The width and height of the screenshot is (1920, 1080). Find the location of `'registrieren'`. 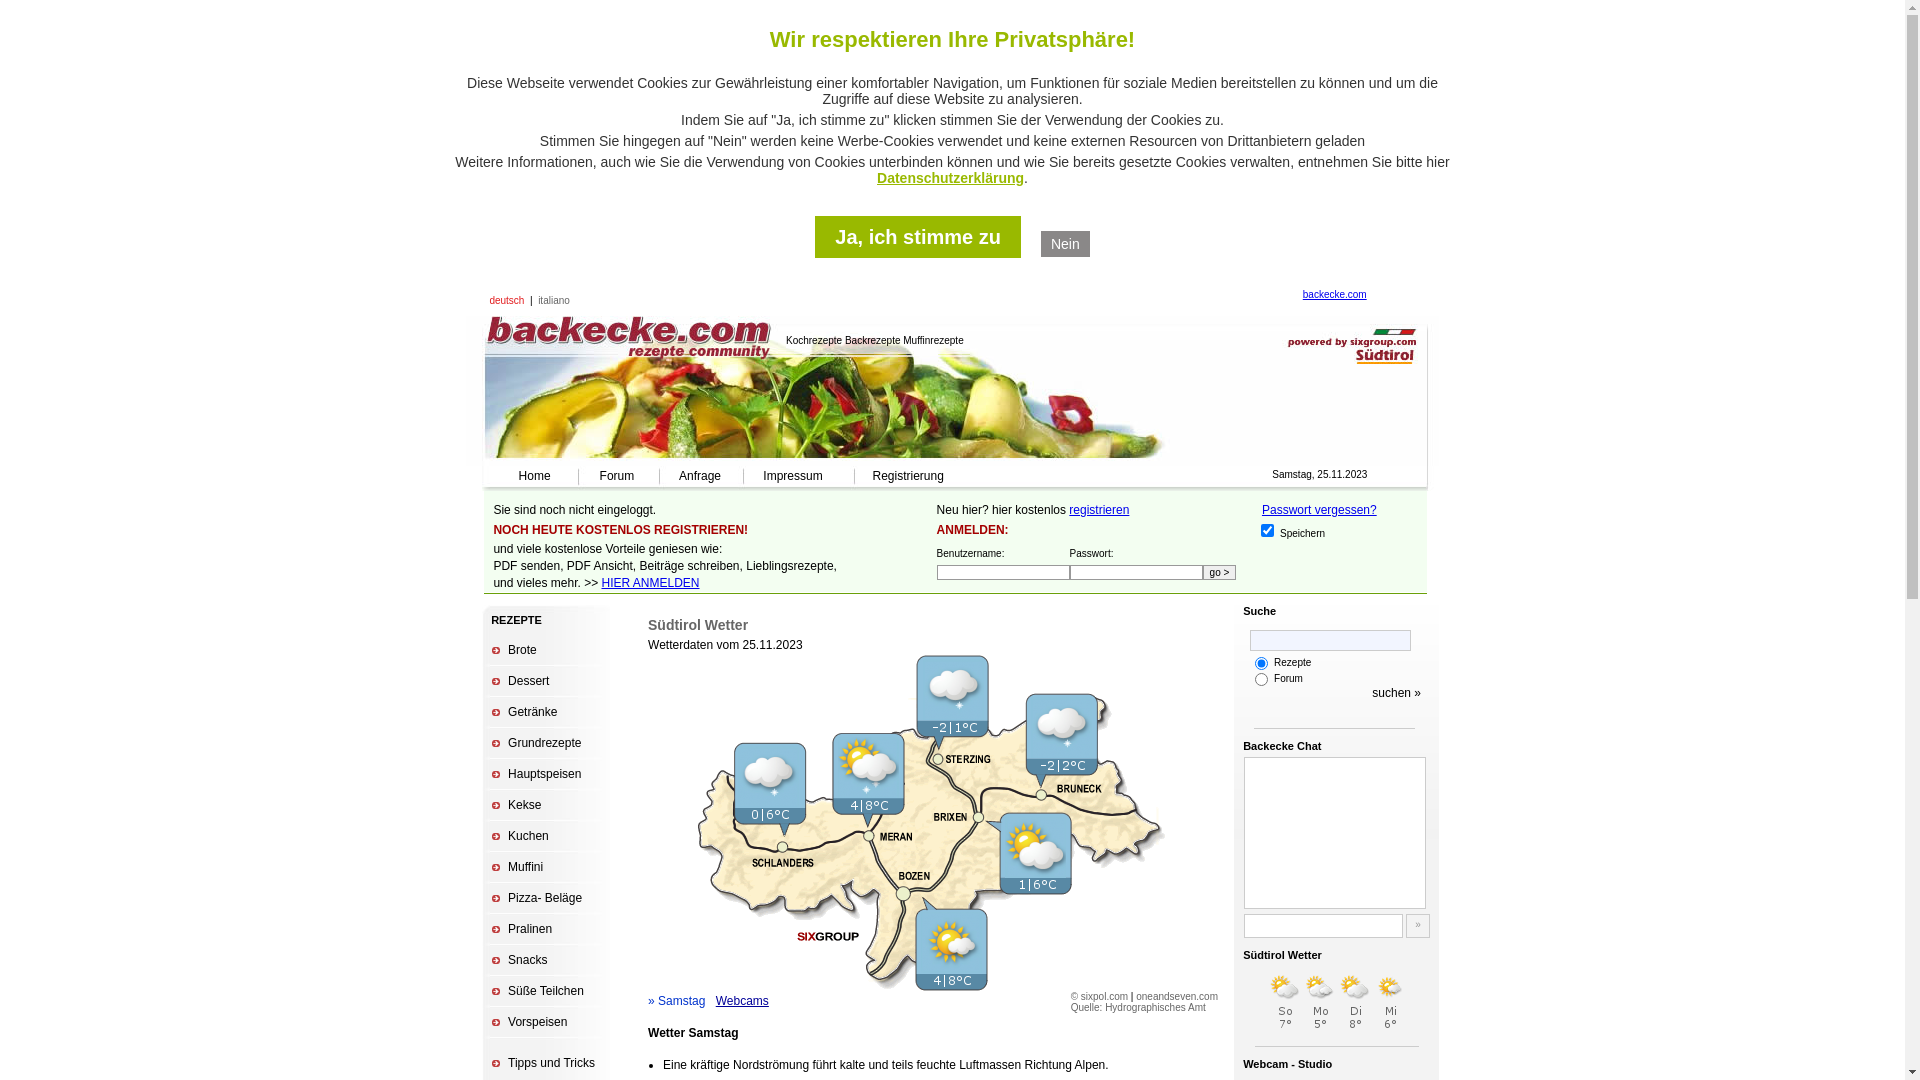

'registrieren' is located at coordinates (1098, 508).